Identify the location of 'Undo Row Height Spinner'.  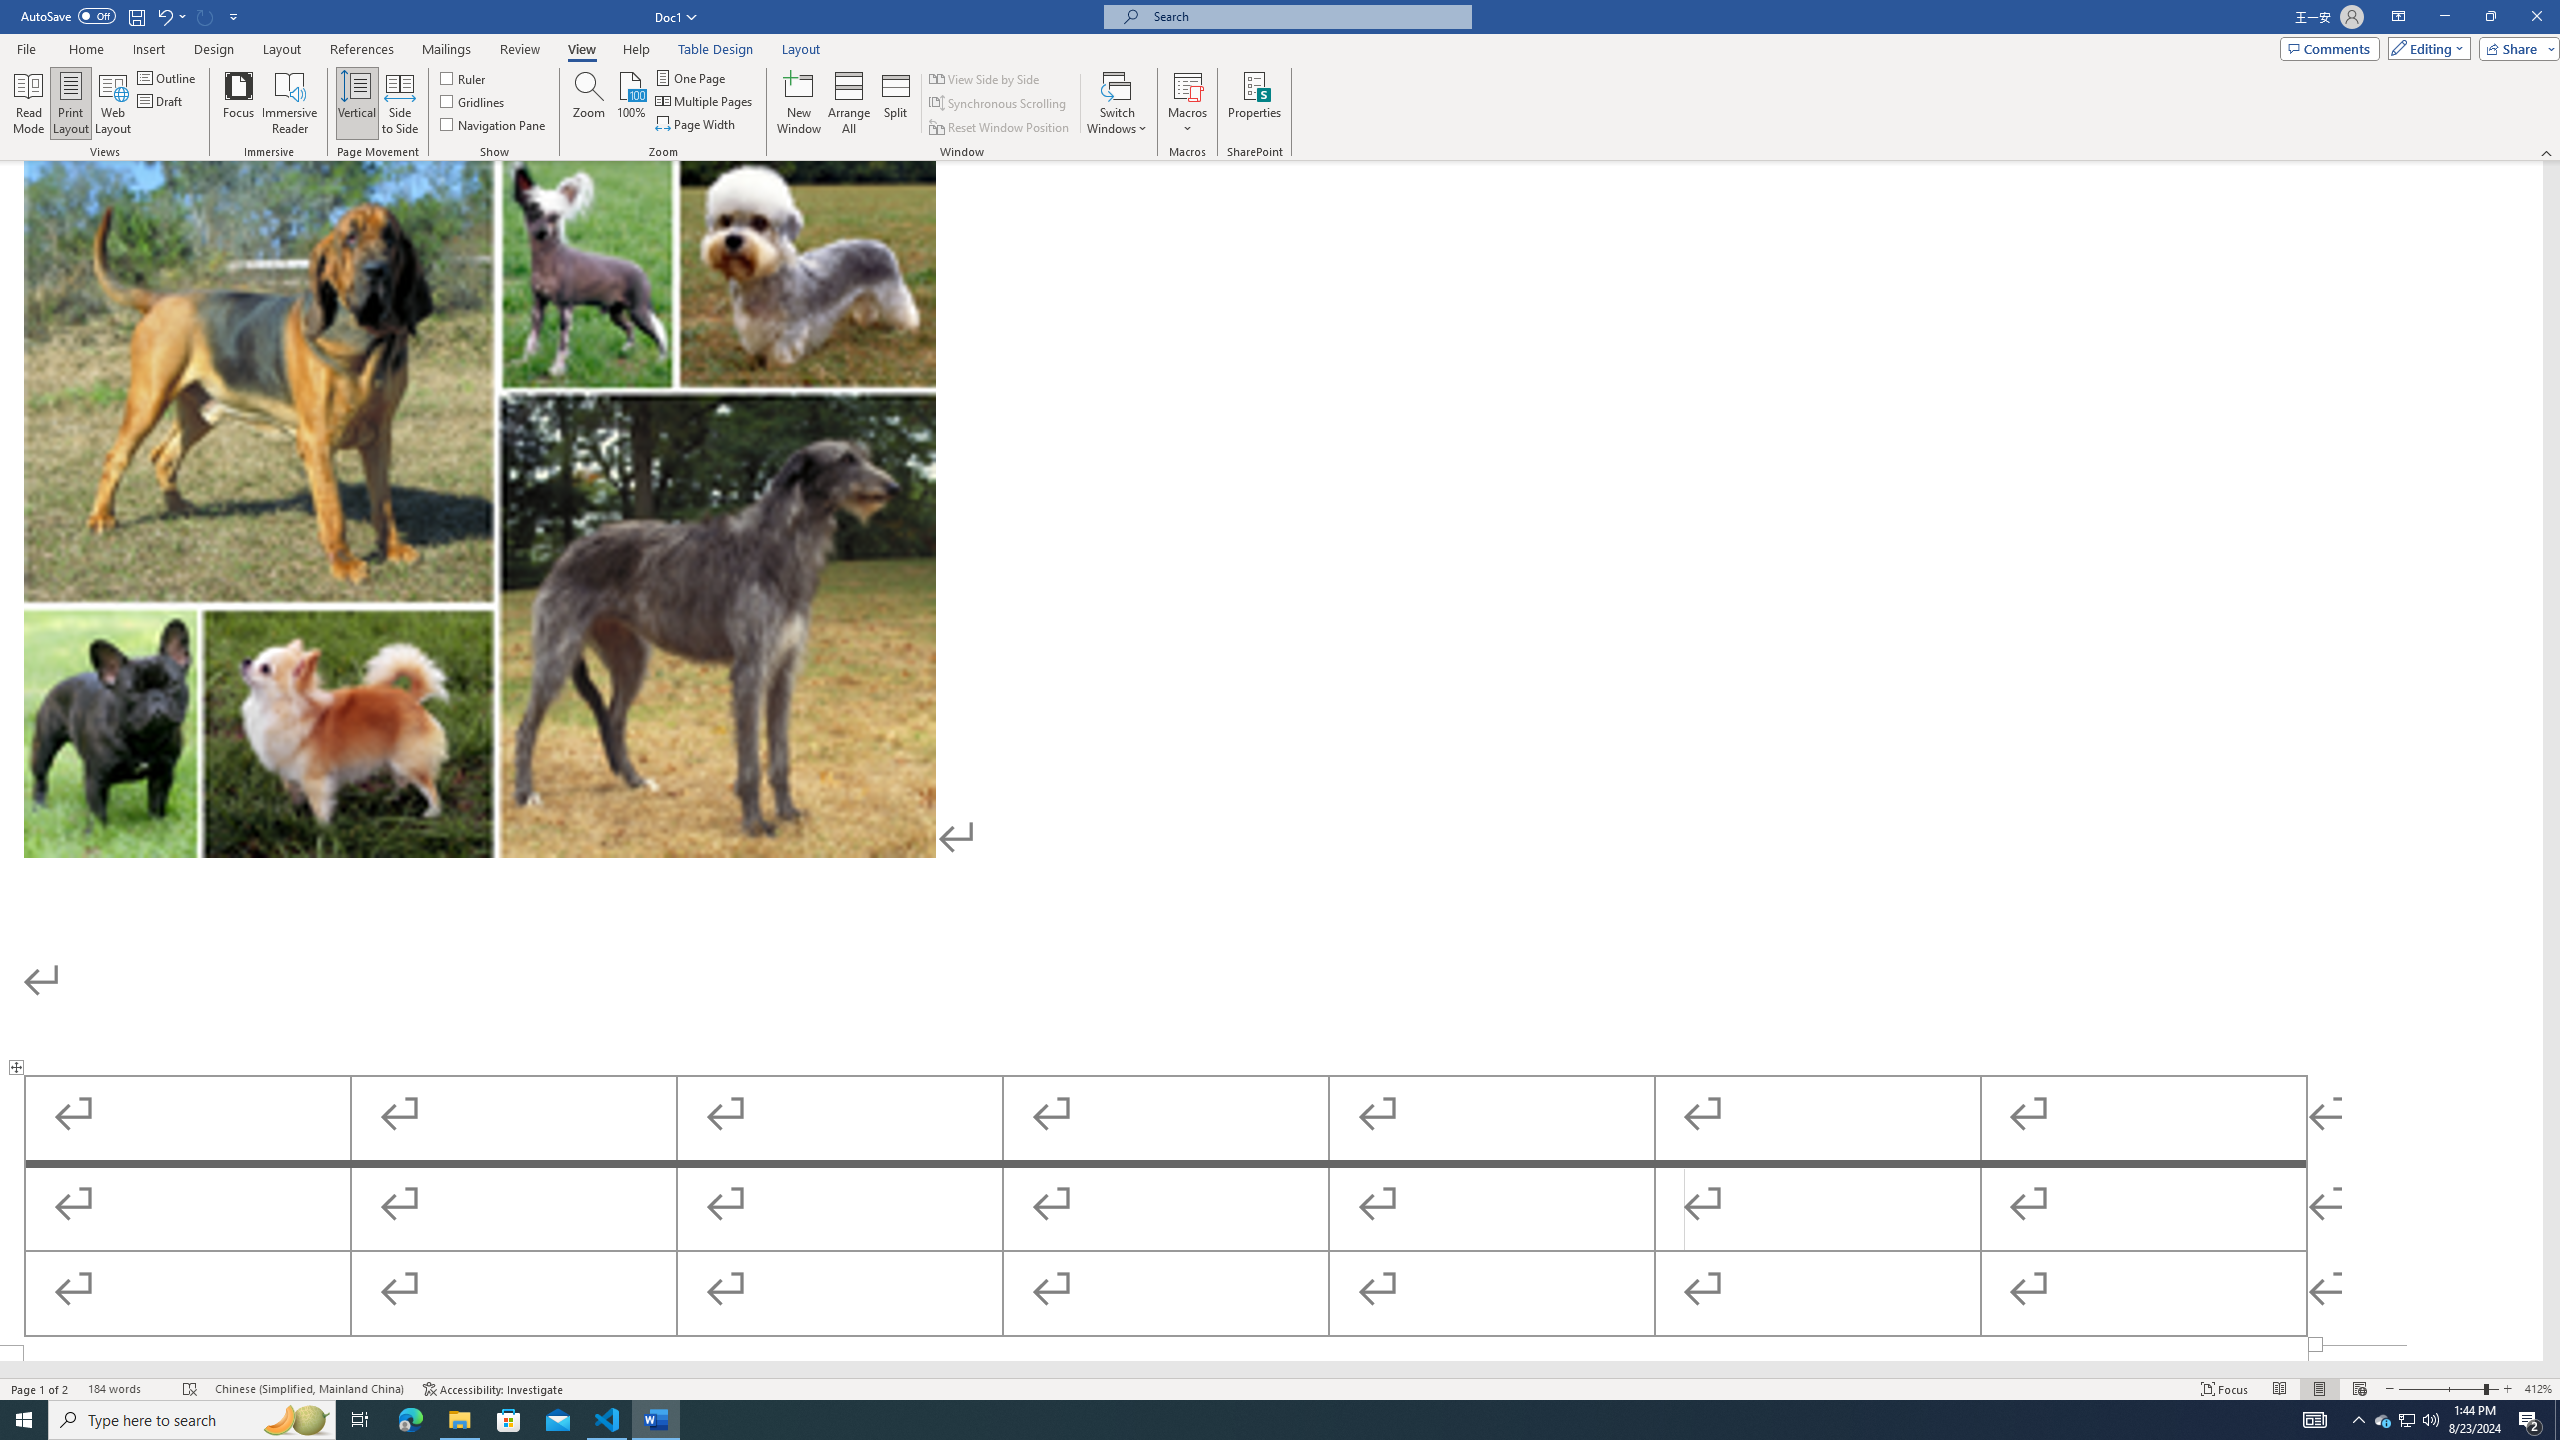
(163, 15).